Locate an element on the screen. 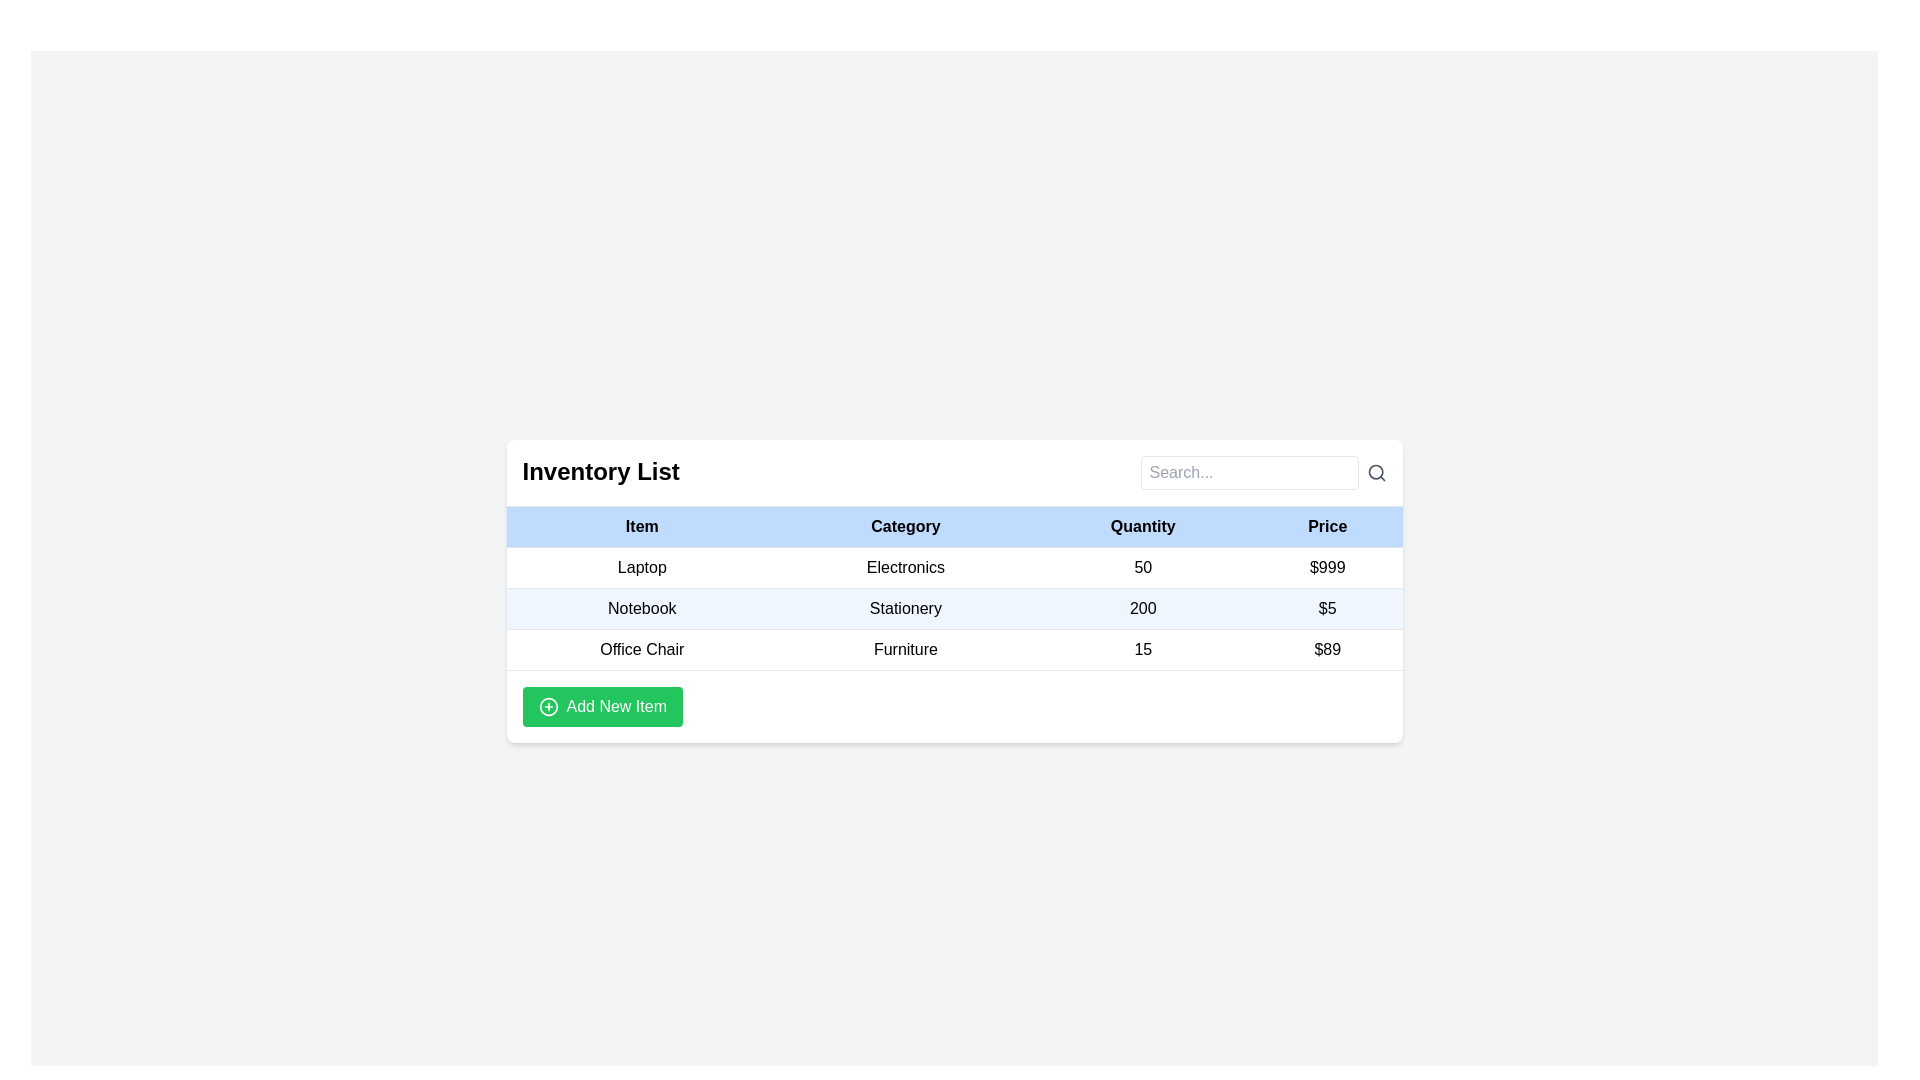  the quantity text element representing '50' for the inventory item 'Laptop' in the third column of the first row in the table is located at coordinates (1143, 567).